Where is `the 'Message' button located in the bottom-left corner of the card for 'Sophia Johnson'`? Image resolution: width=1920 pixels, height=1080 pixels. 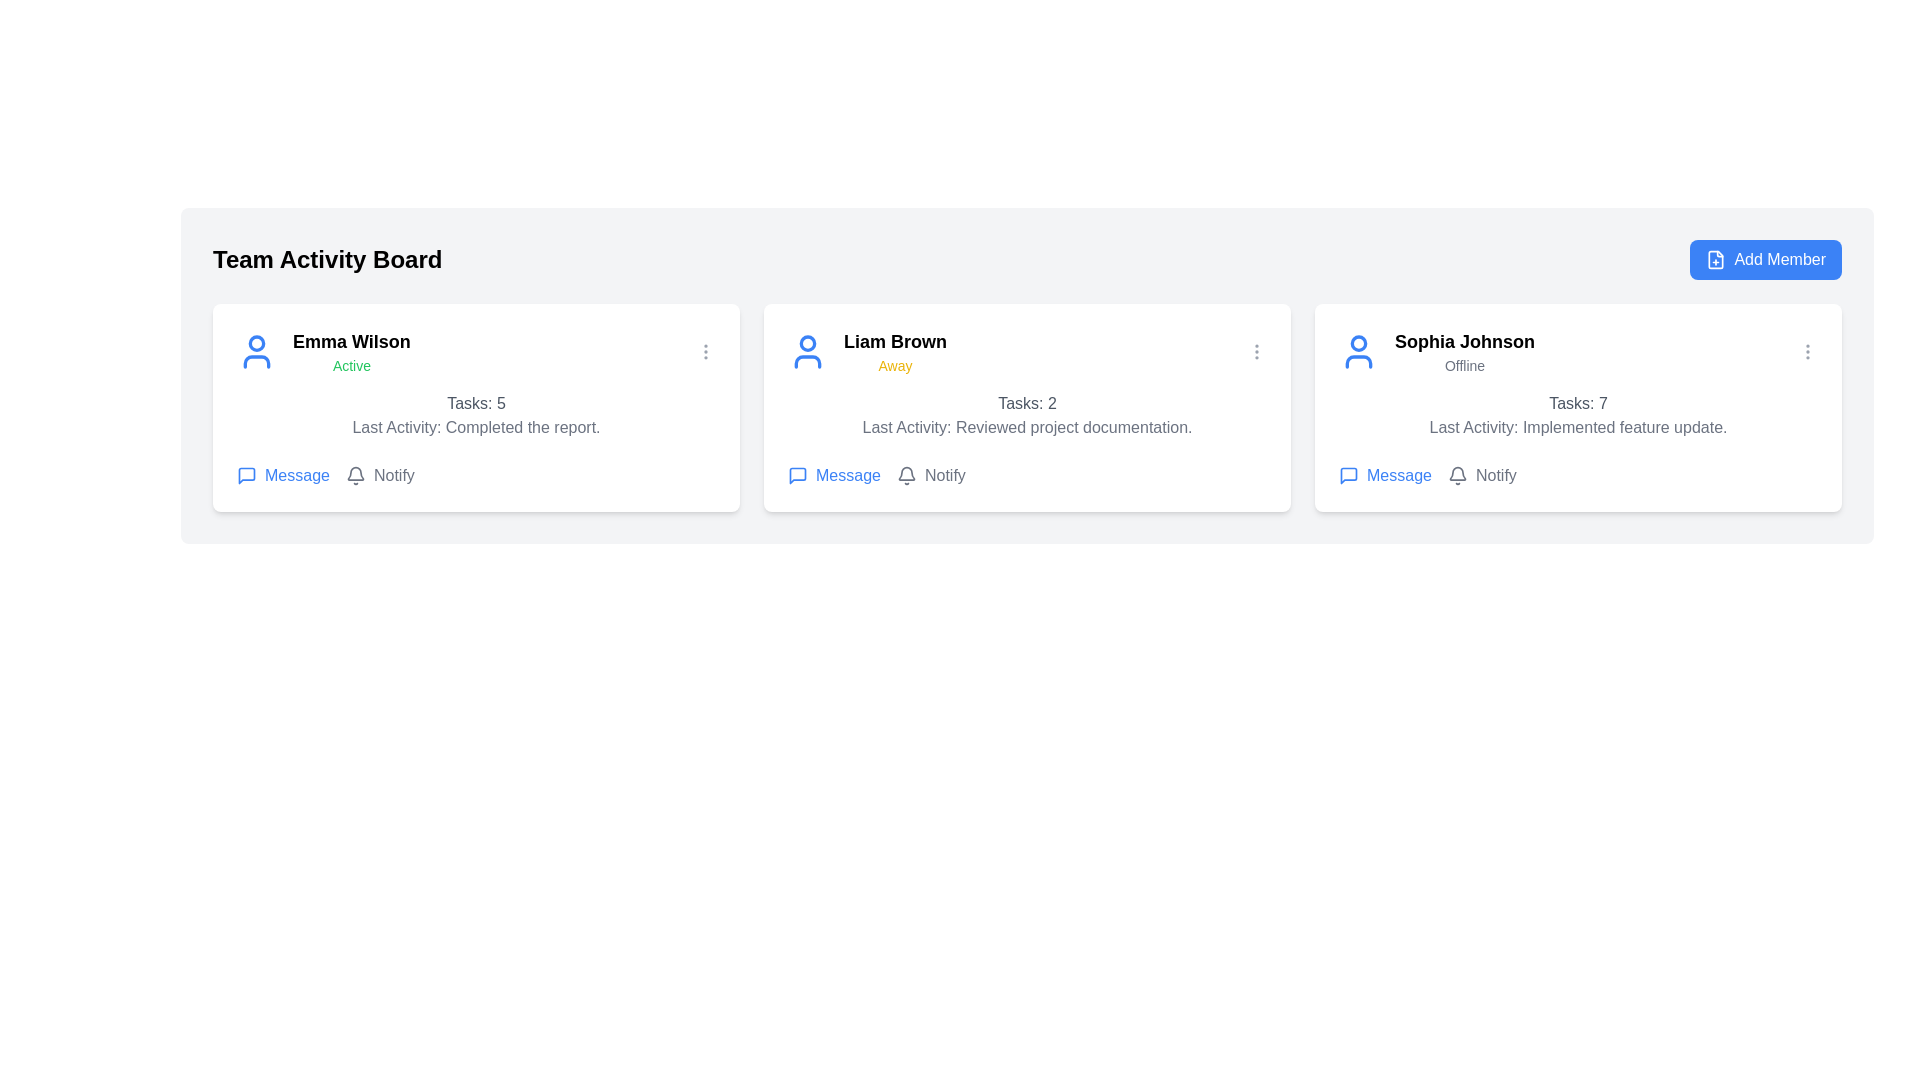 the 'Message' button located in the bottom-left corner of the card for 'Sophia Johnson' is located at coordinates (1384, 475).